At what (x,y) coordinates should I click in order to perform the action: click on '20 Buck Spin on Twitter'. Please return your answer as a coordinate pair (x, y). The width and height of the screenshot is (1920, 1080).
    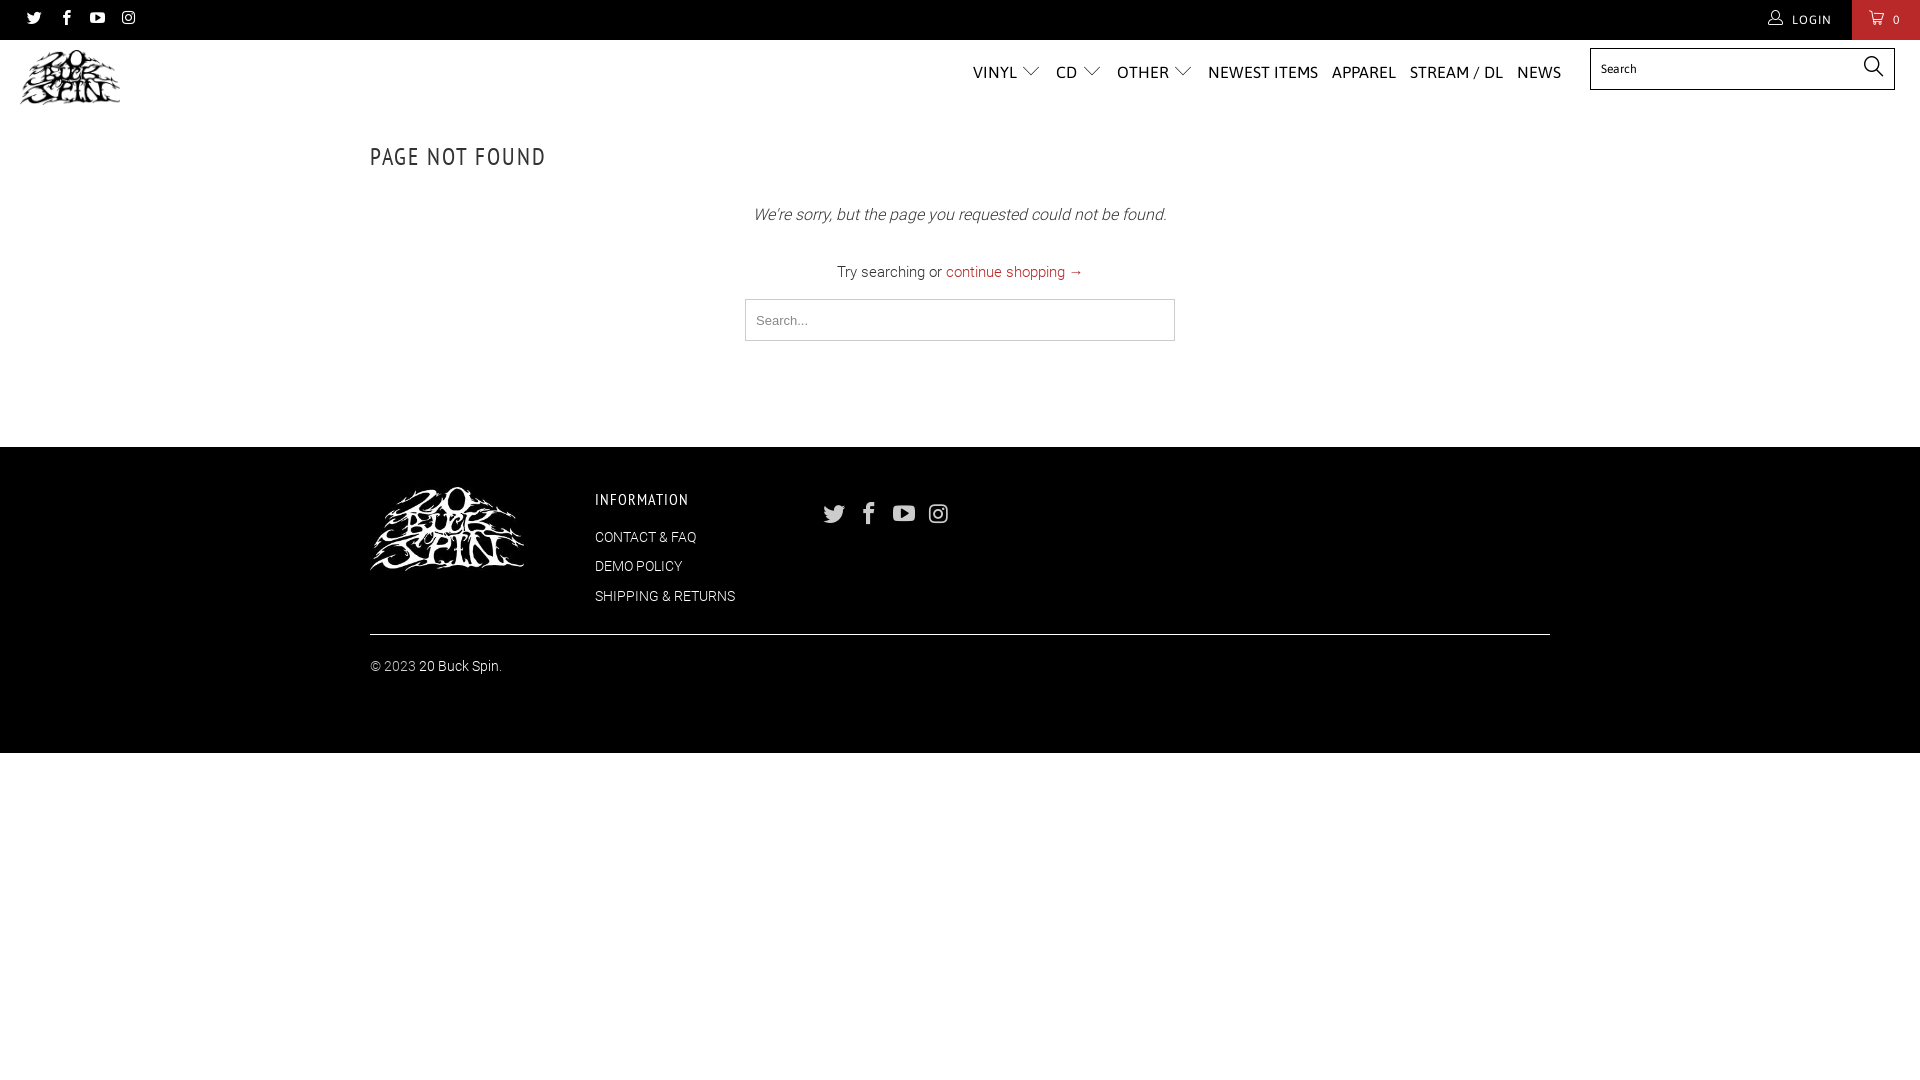
    Looking at the image, I should click on (835, 514).